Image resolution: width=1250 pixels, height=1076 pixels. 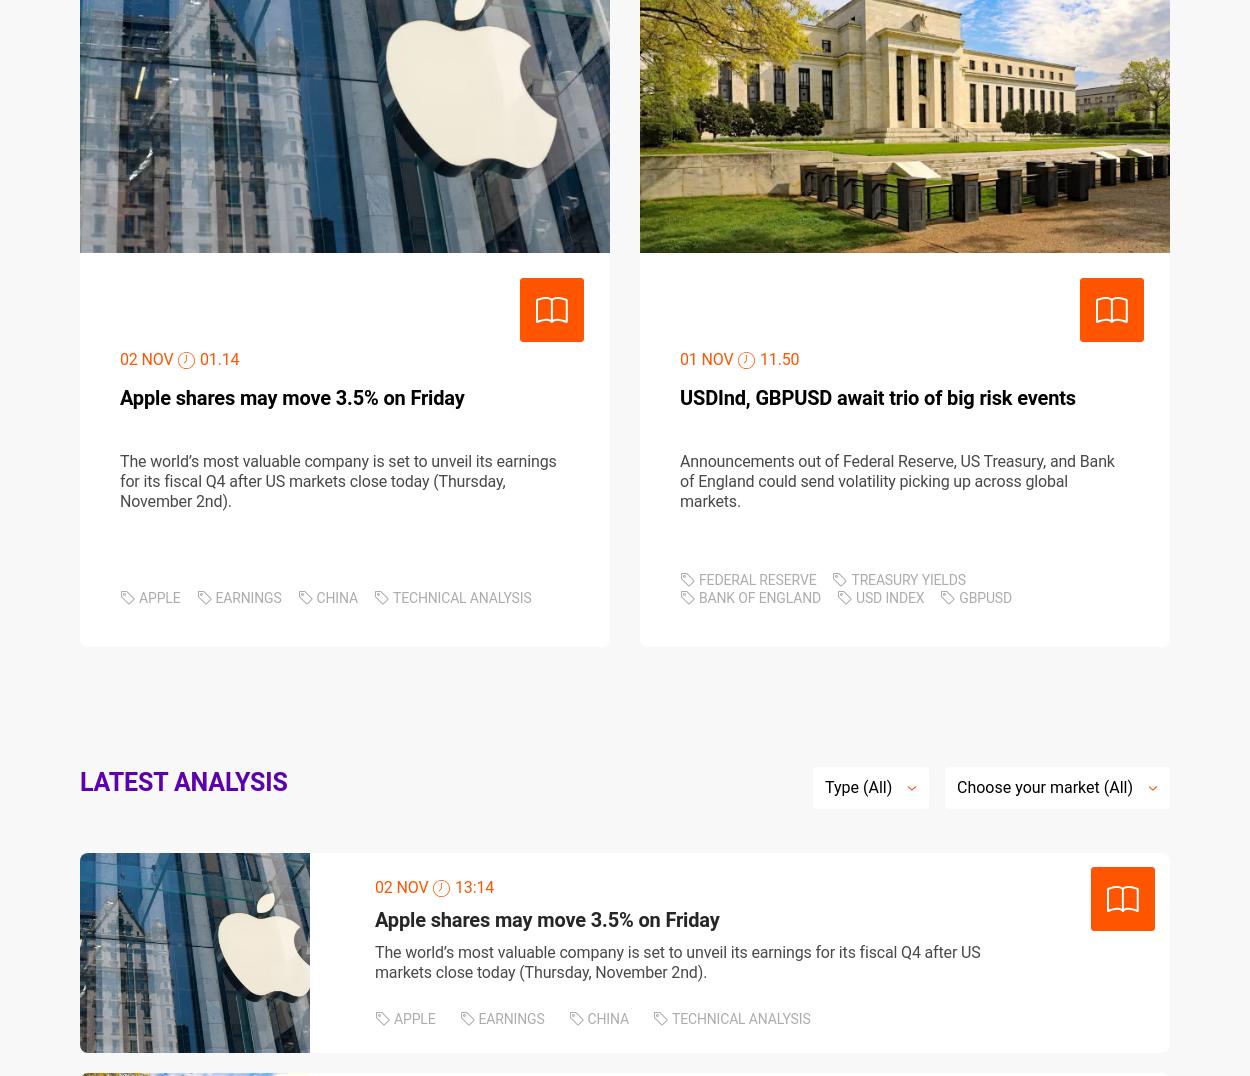 I want to click on 'Sounds good', so click(x=825, y=883).